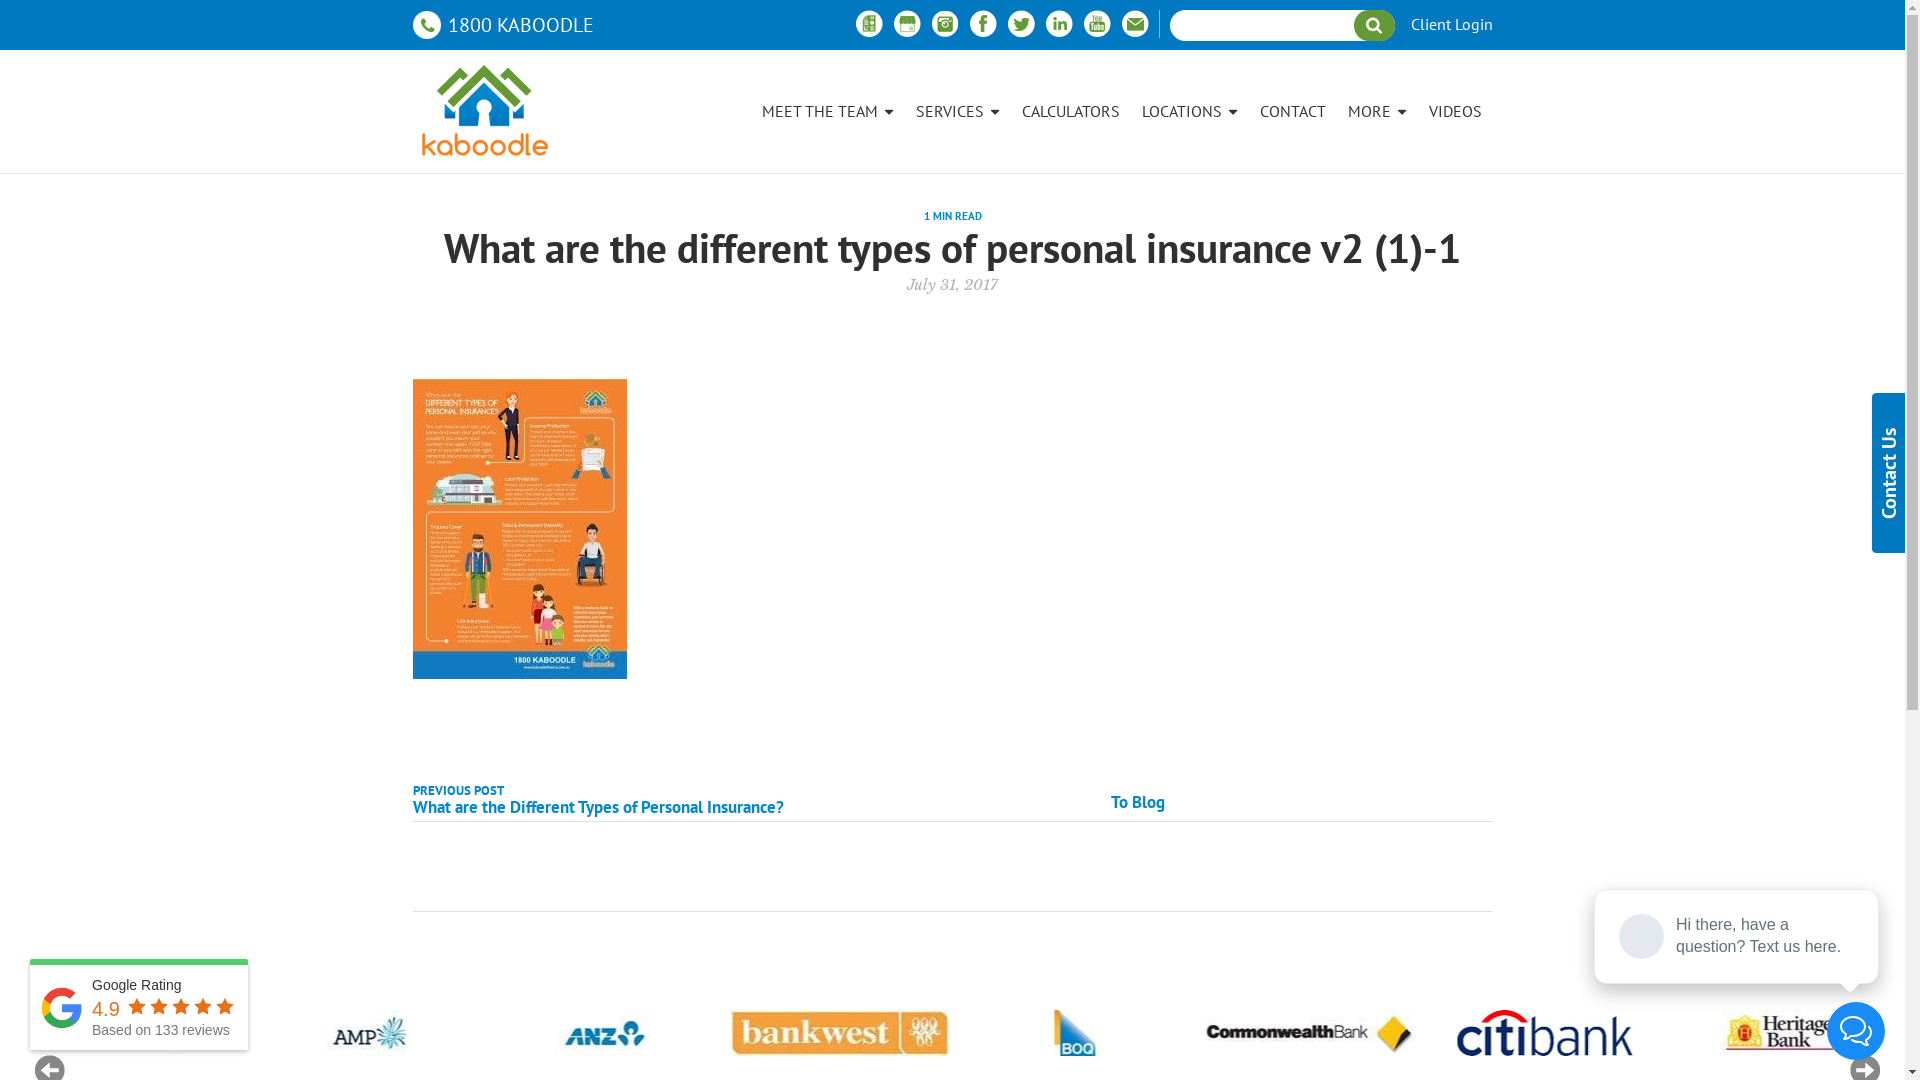  I want to click on 'Google Business', so click(905, 23).